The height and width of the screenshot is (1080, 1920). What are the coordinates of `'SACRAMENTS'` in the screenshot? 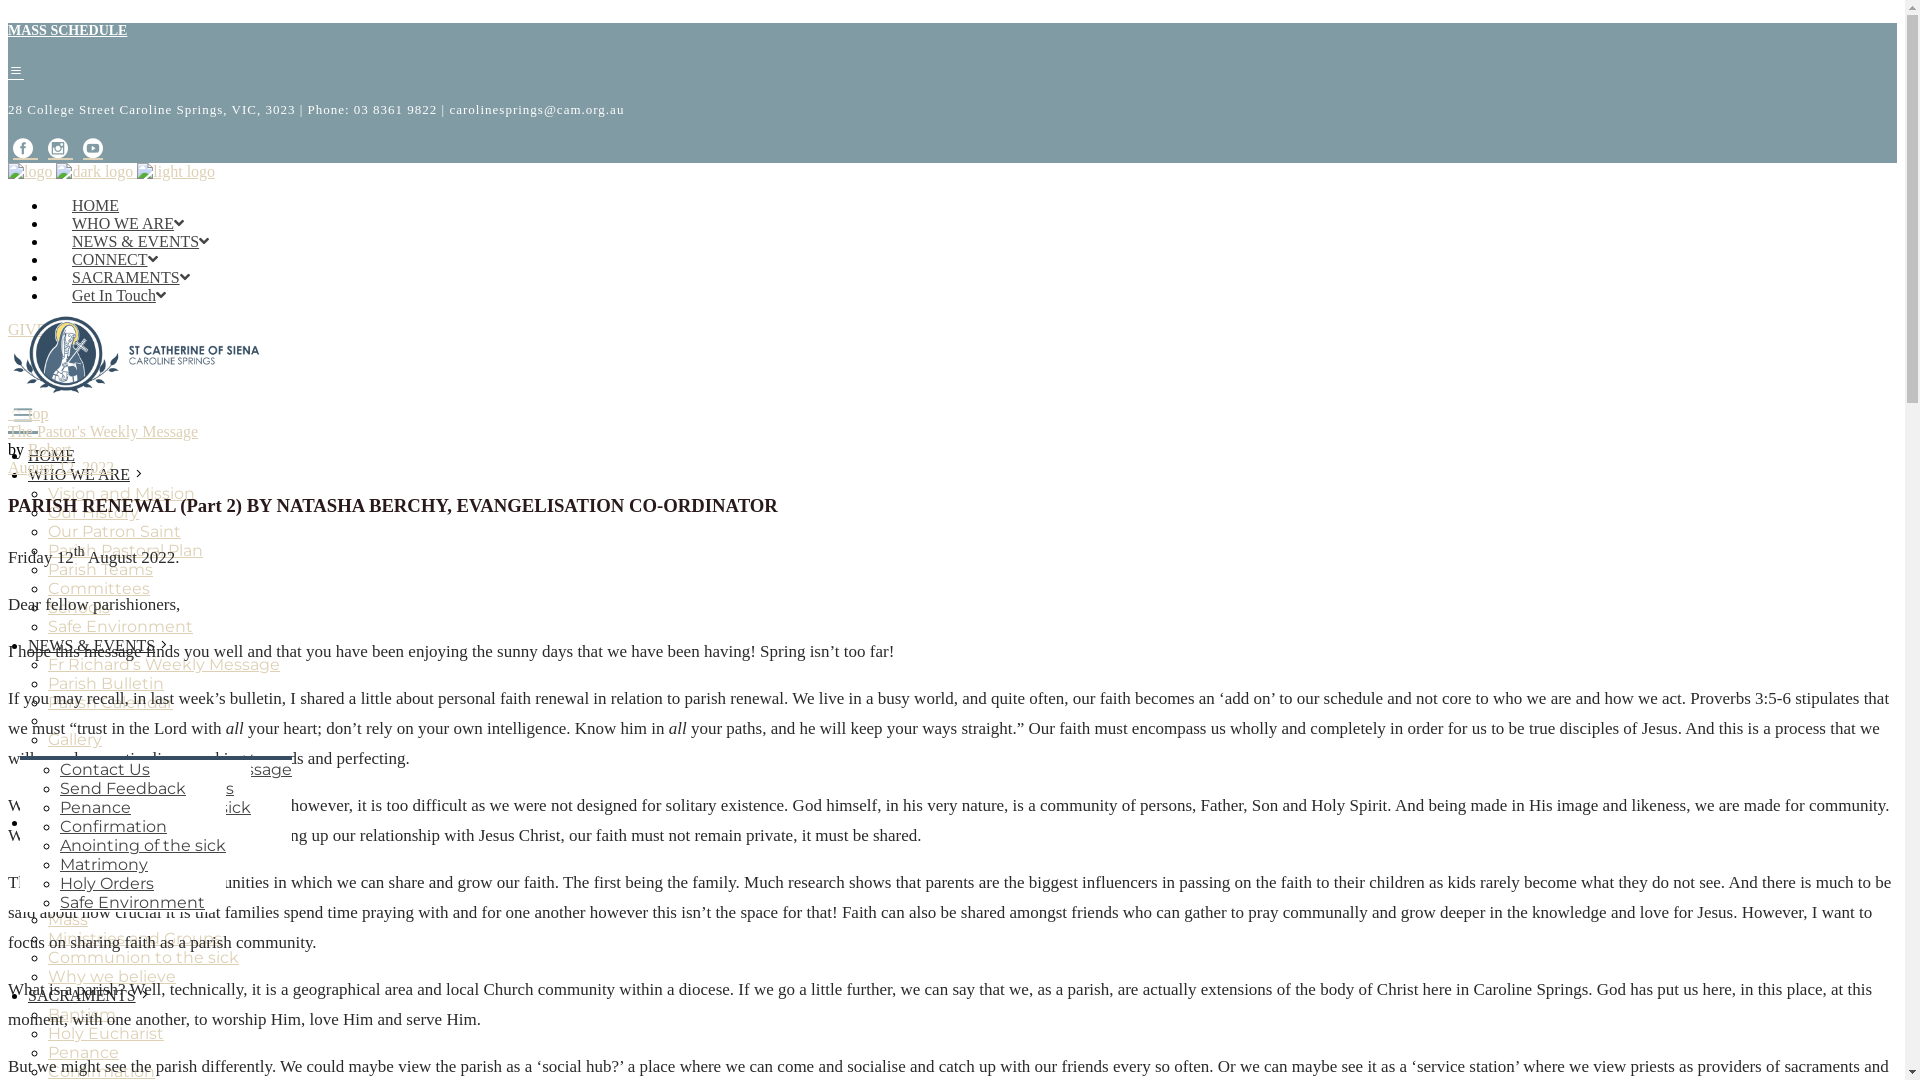 It's located at (28, 994).